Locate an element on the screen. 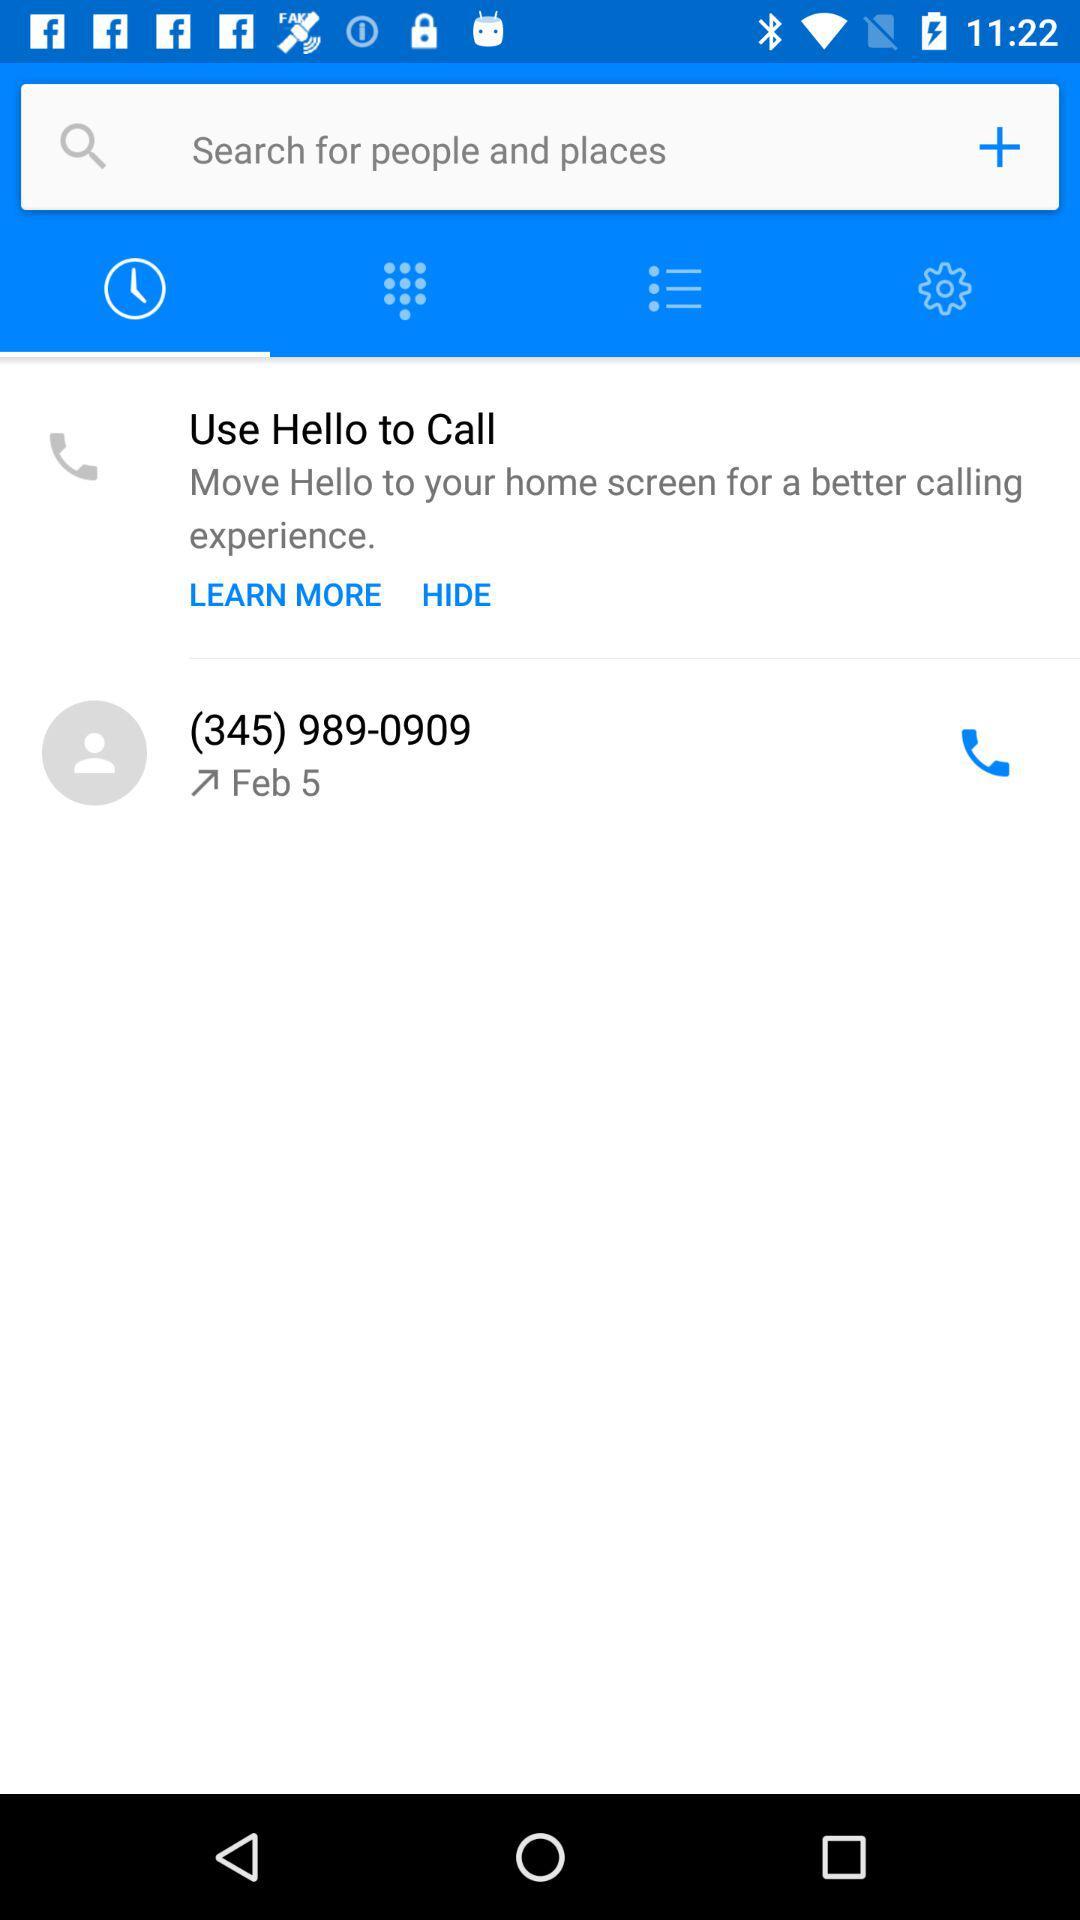  a contact is located at coordinates (999, 146).